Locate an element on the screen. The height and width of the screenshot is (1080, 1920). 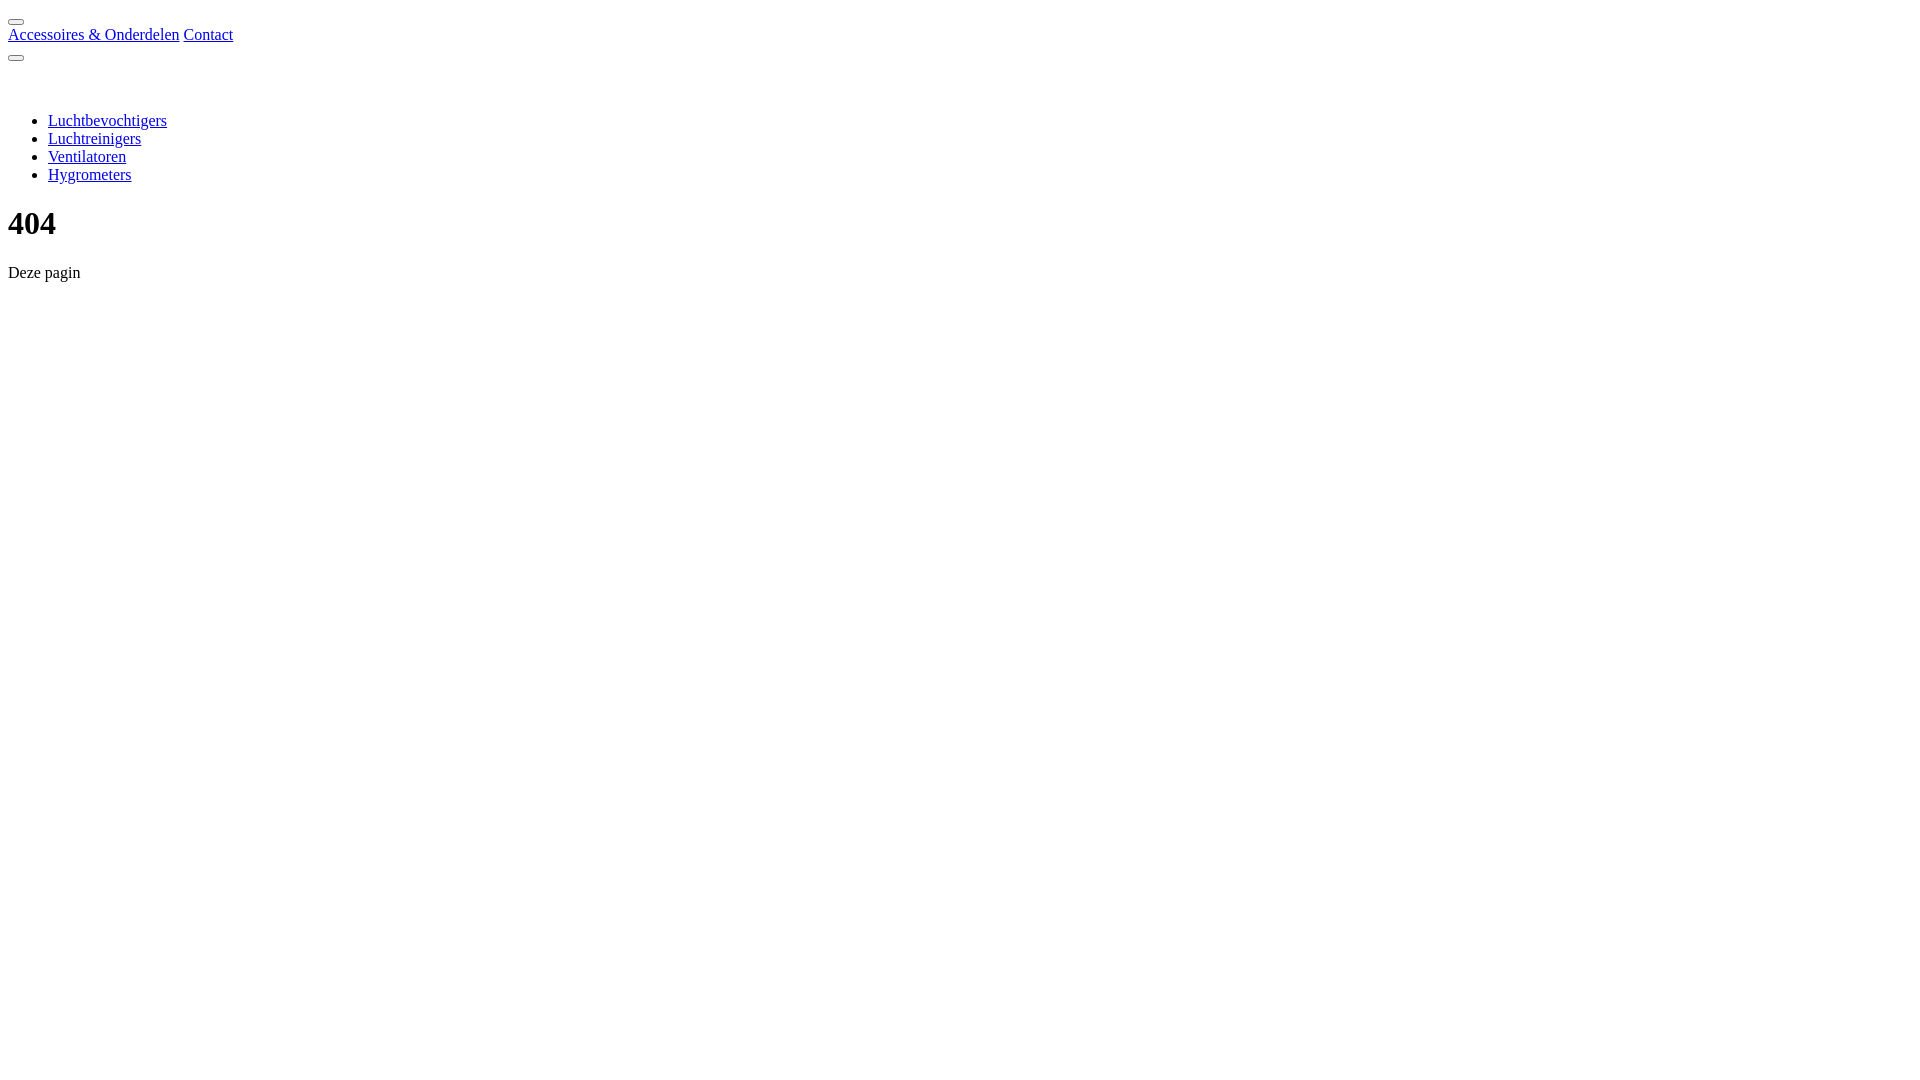
'Contact' is located at coordinates (209, 34).